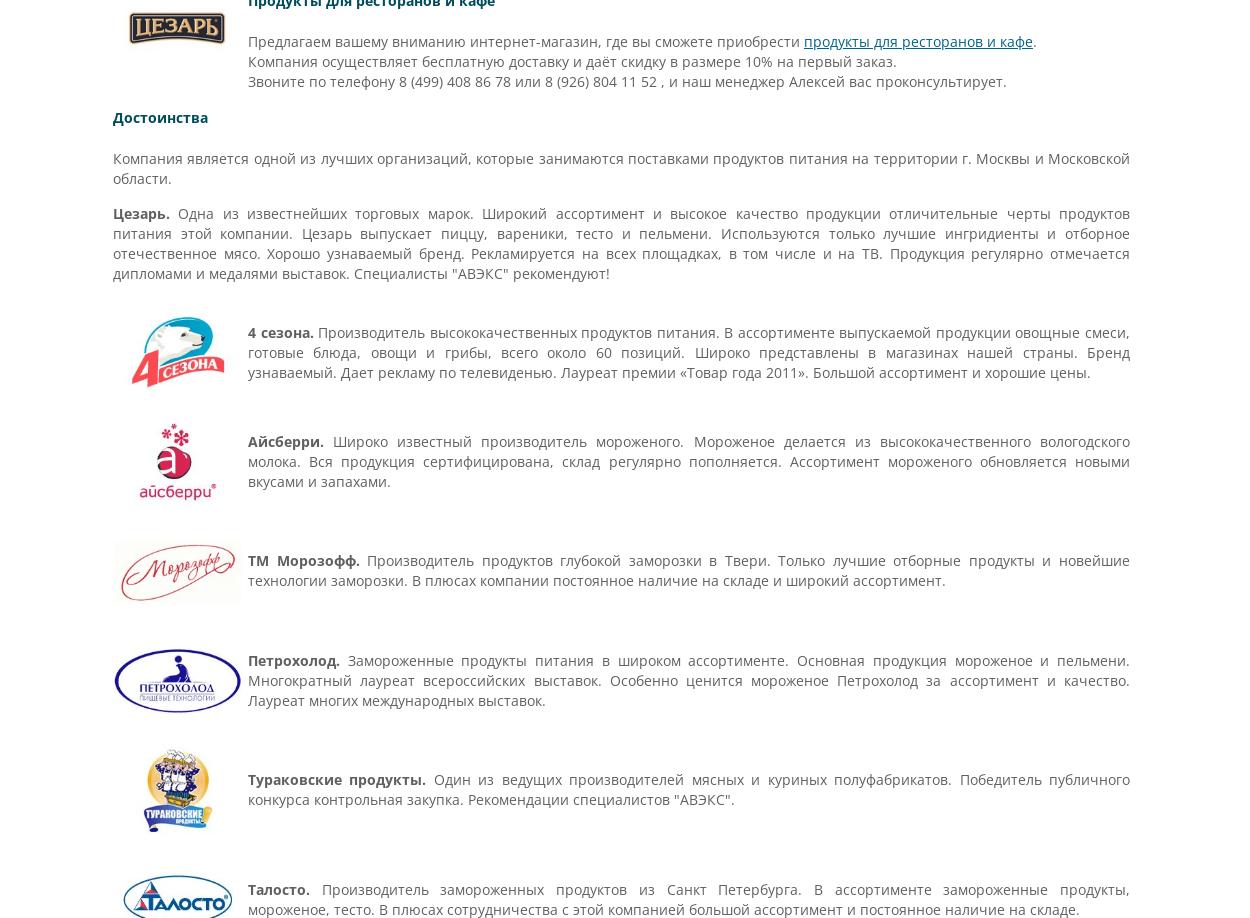 This screenshot has width=1250, height=918. I want to click on 'Петрохолод.', so click(294, 659).